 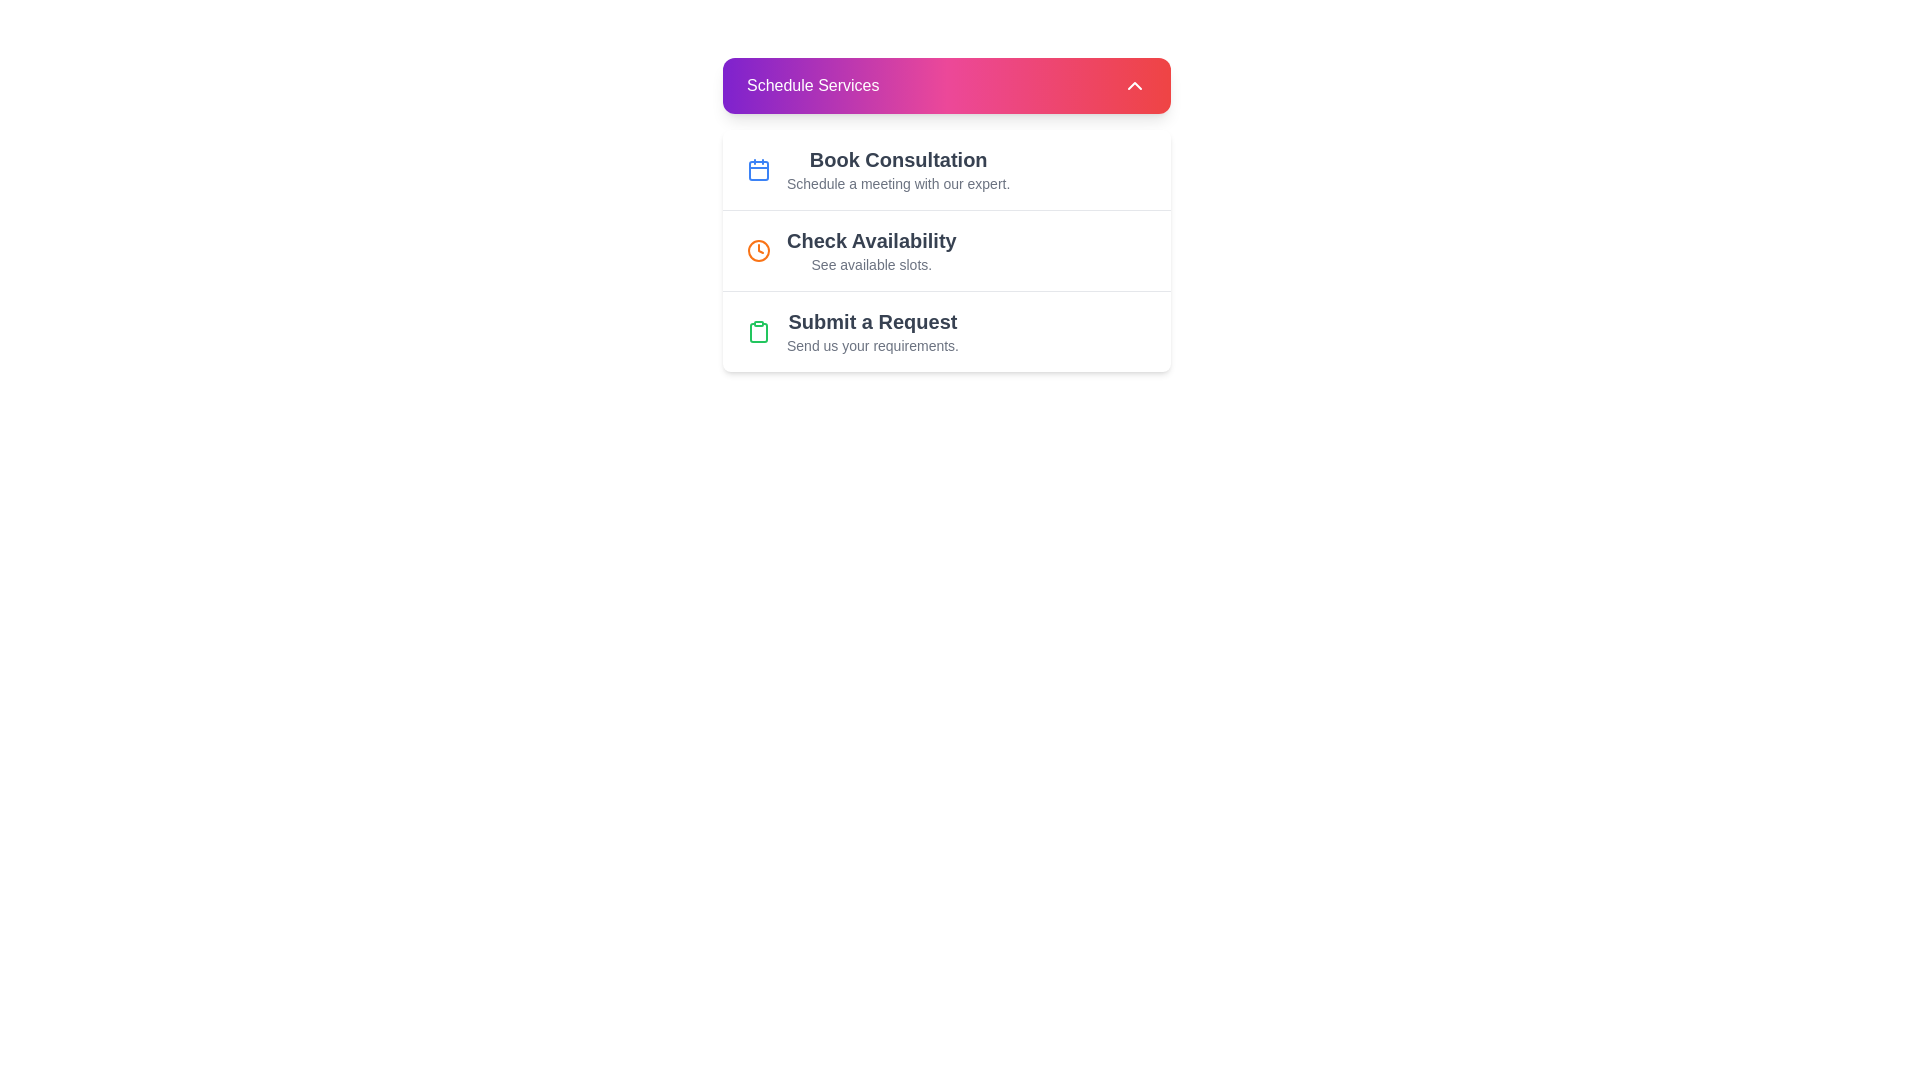 What do you see at coordinates (757, 168) in the screenshot?
I see `the 'Book Consultation' icon located to the left of the 'Book Consultation' text area in the 'Schedule Services' dropdown panel` at bounding box center [757, 168].